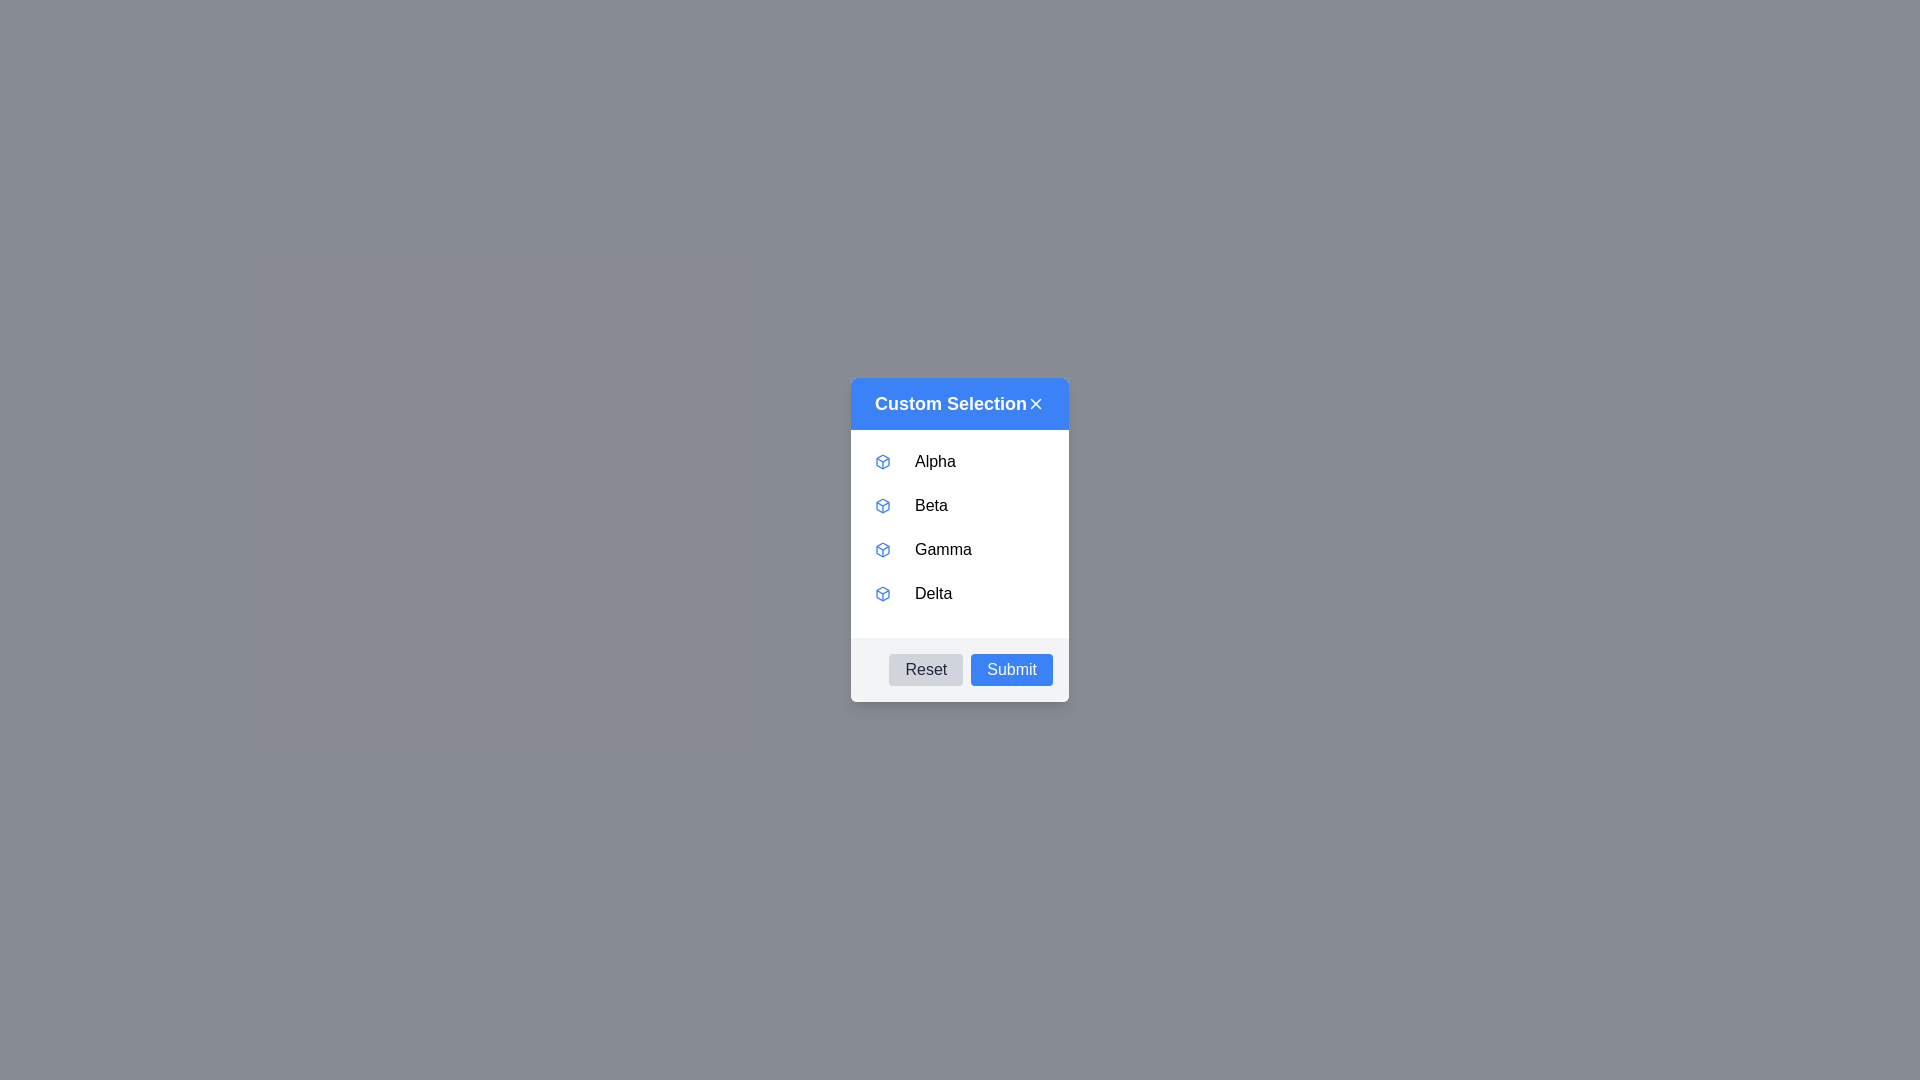 The width and height of the screenshot is (1920, 1080). I want to click on the illustrative icon representing the 'Alpha' option in the list under the 'Custom Selection' heading, positioned above the 'Reset' and 'Submit' buttons, so click(882, 462).